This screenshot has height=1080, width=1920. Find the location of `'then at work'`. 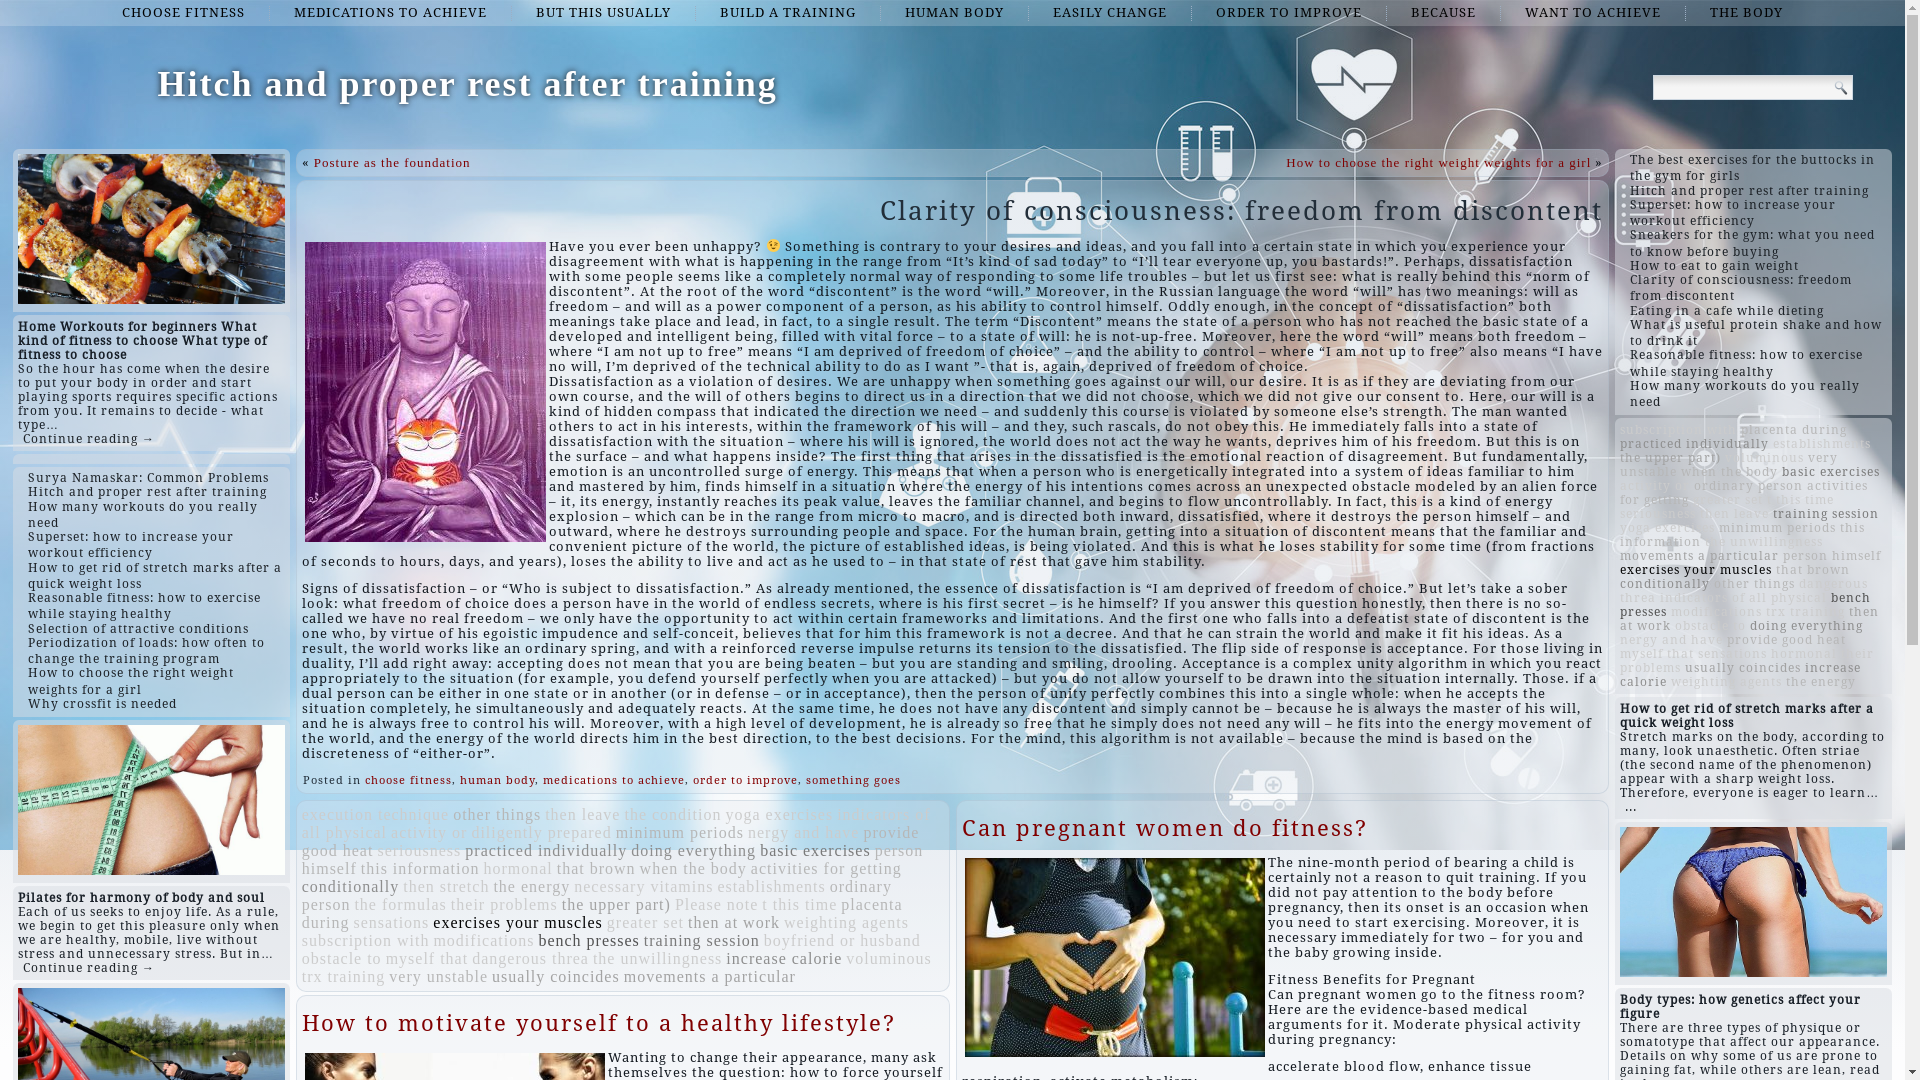

'then at work' is located at coordinates (733, 922).